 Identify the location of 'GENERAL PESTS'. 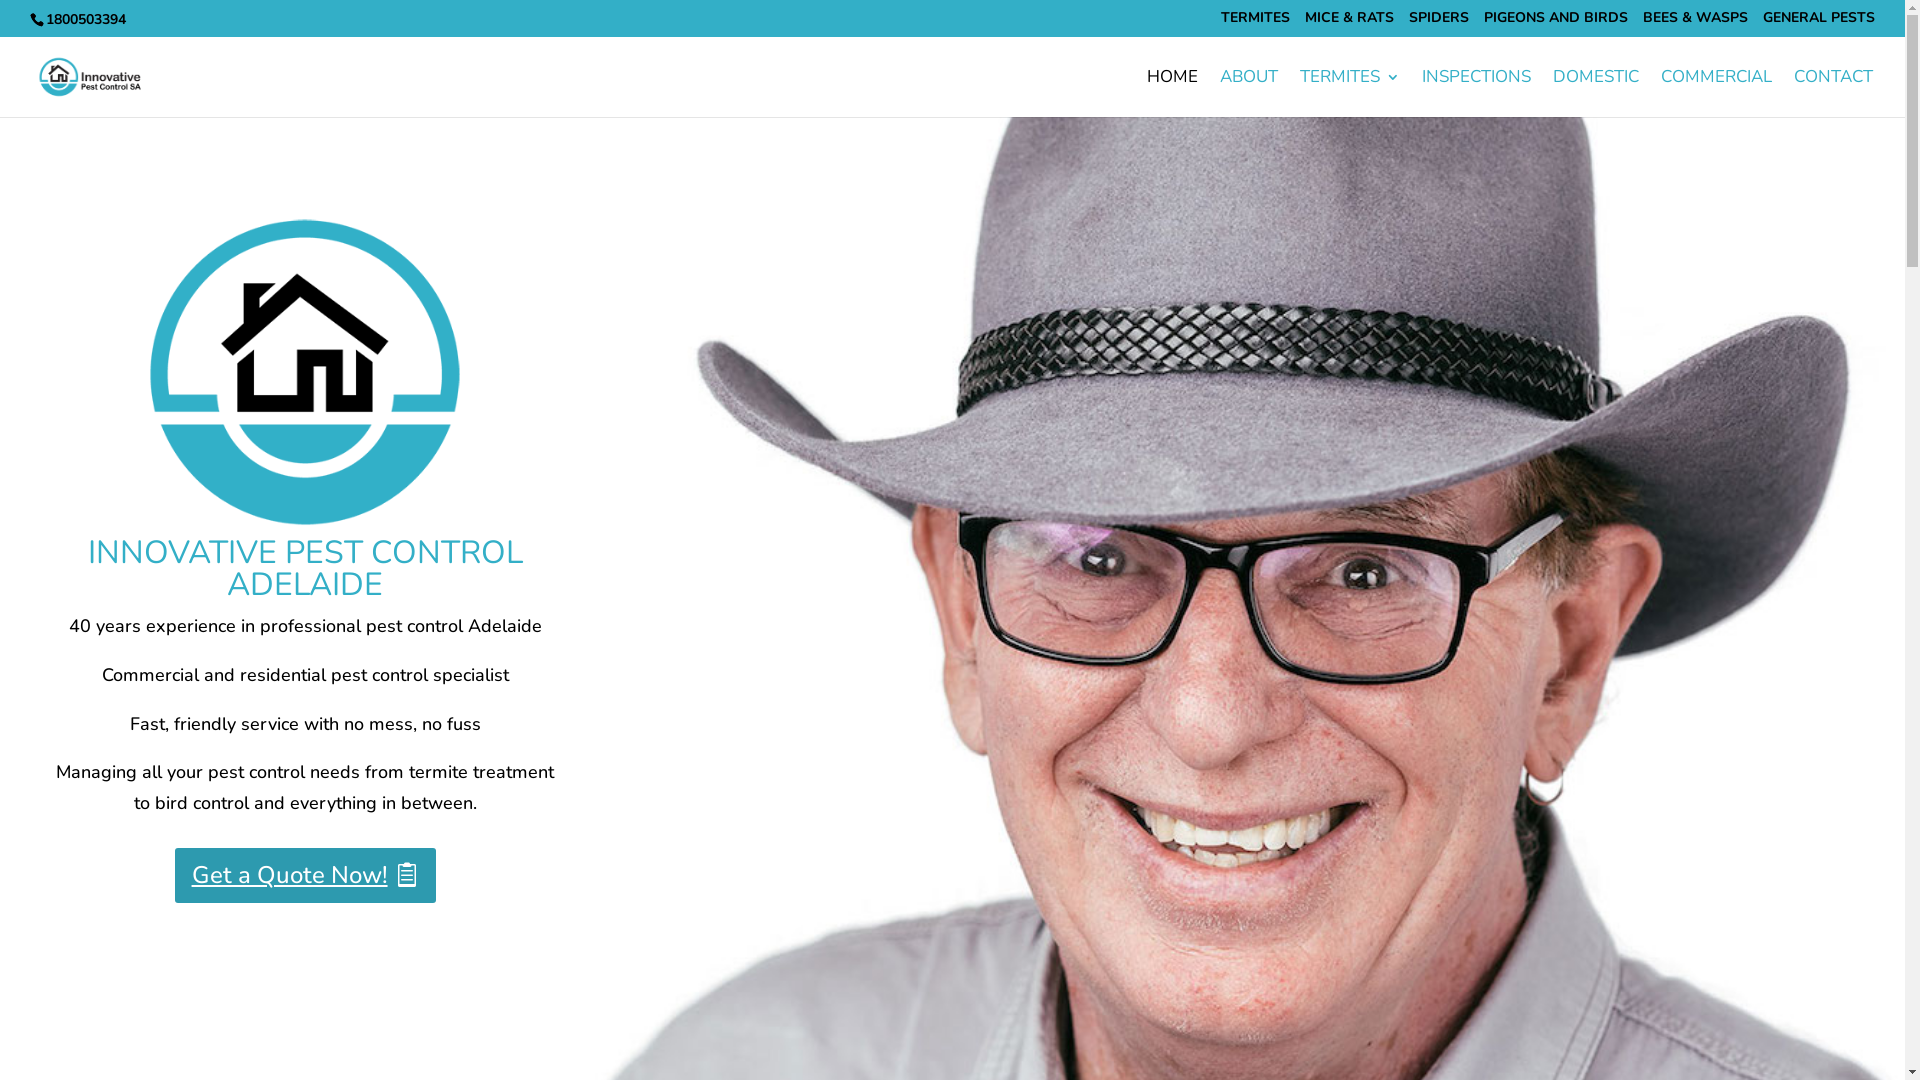
(1819, 22).